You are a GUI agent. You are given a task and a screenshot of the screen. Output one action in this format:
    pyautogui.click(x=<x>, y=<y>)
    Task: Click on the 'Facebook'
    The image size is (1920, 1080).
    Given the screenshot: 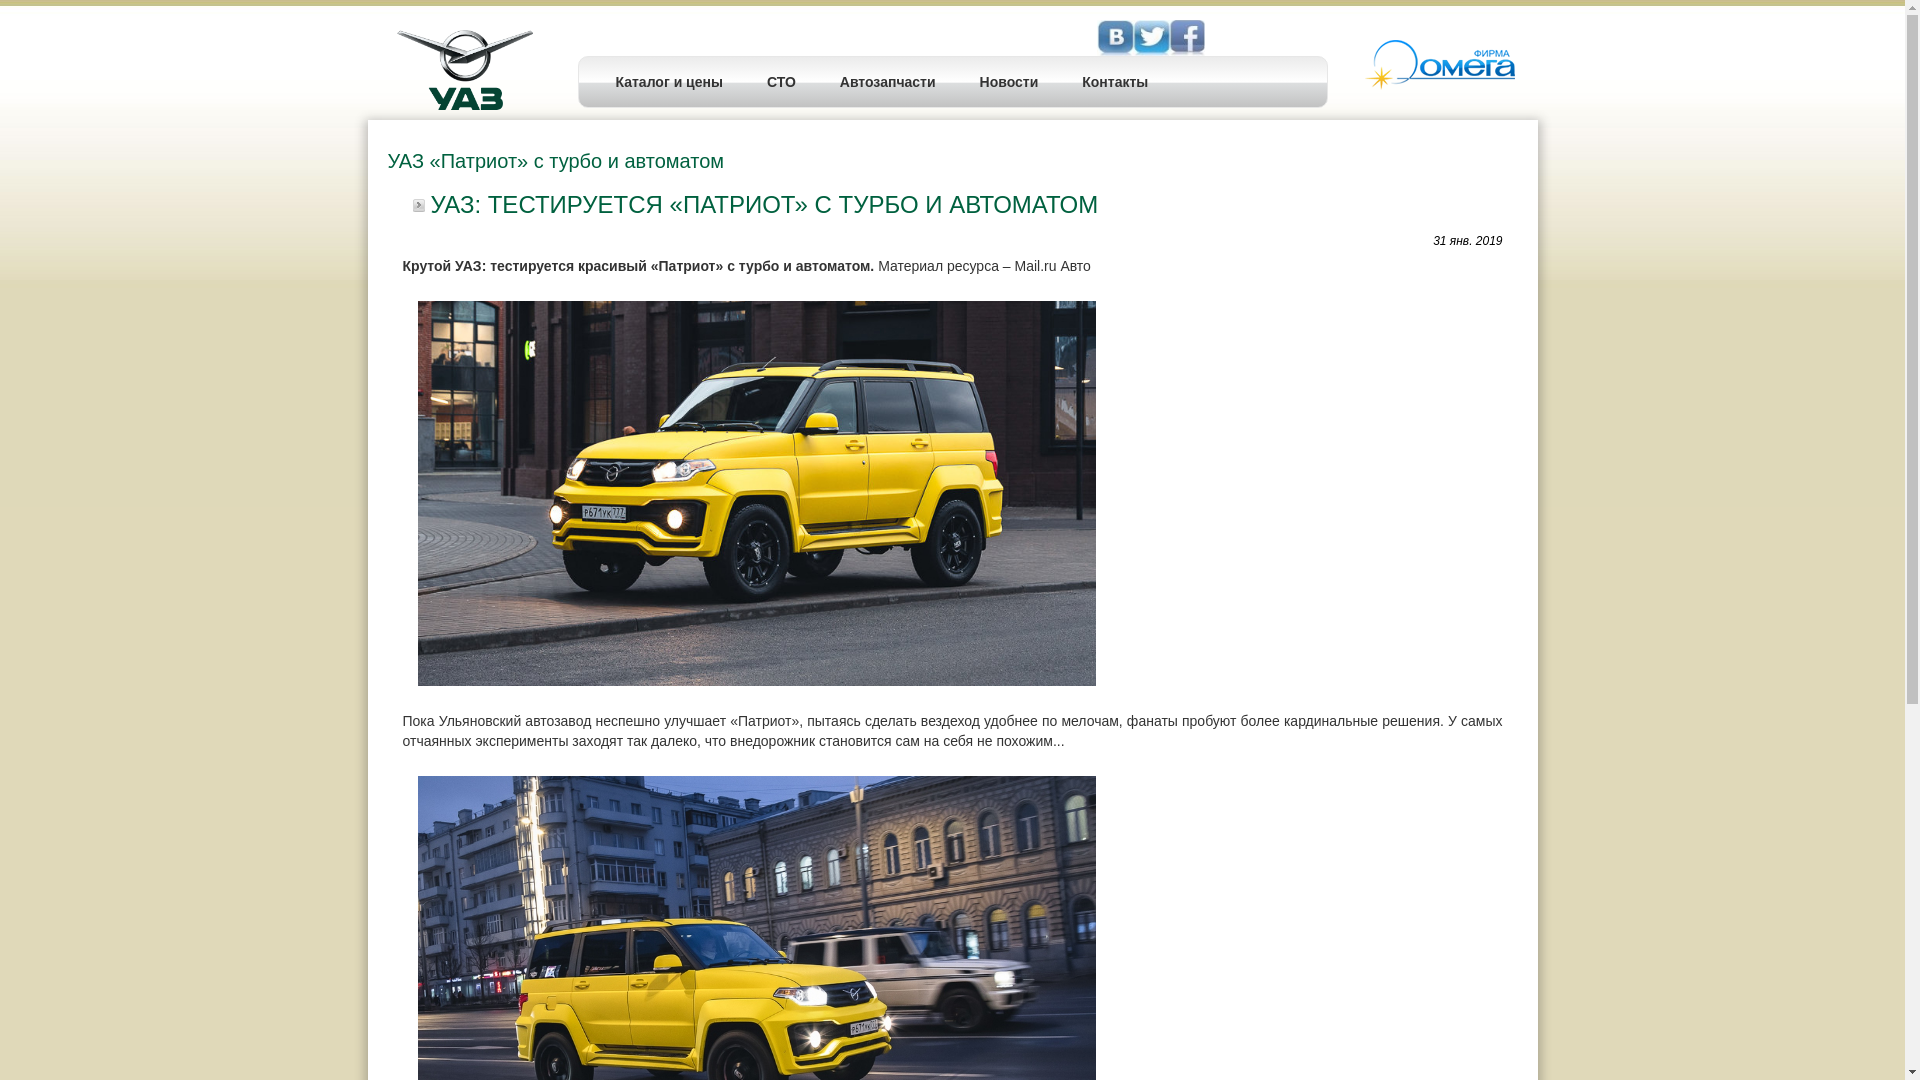 What is the action you would take?
    pyautogui.click(x=1151, y=38)
    